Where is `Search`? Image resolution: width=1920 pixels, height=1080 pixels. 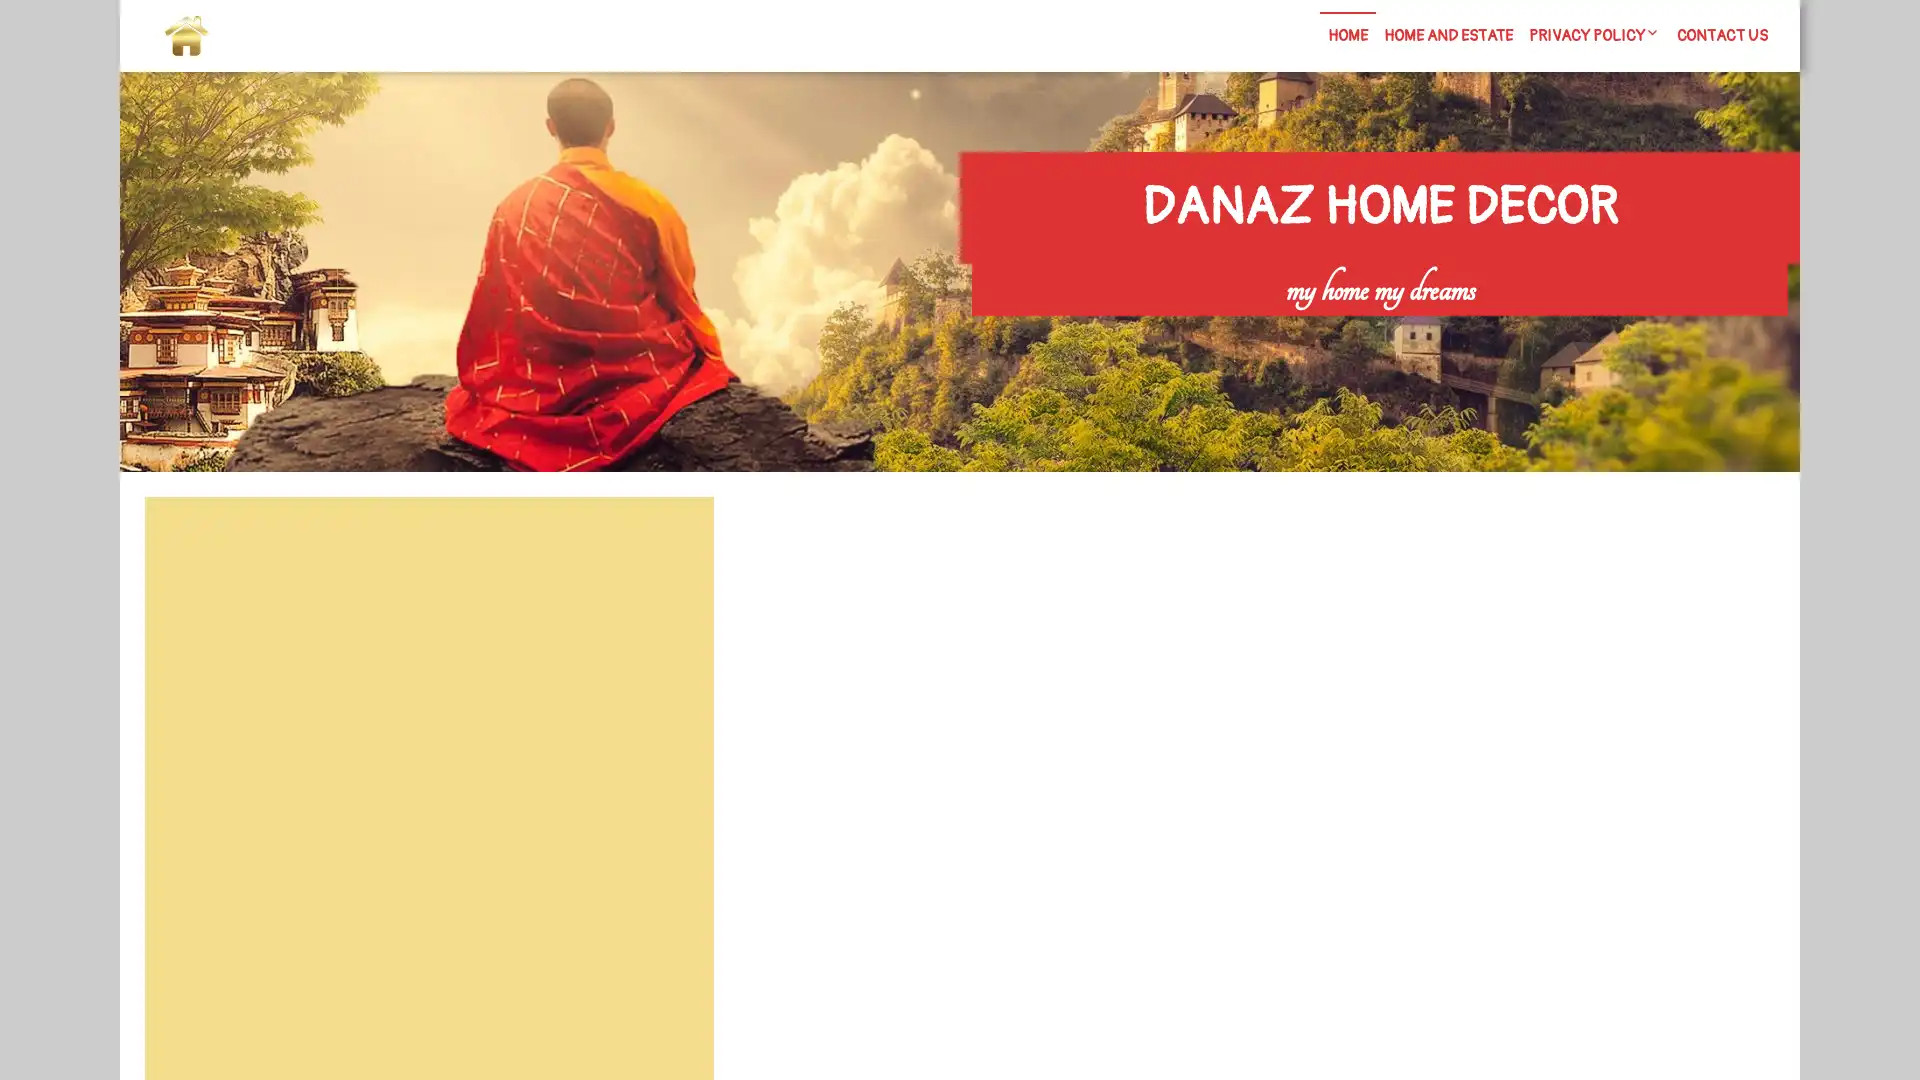 Search is located at coordinates (1557, 327).